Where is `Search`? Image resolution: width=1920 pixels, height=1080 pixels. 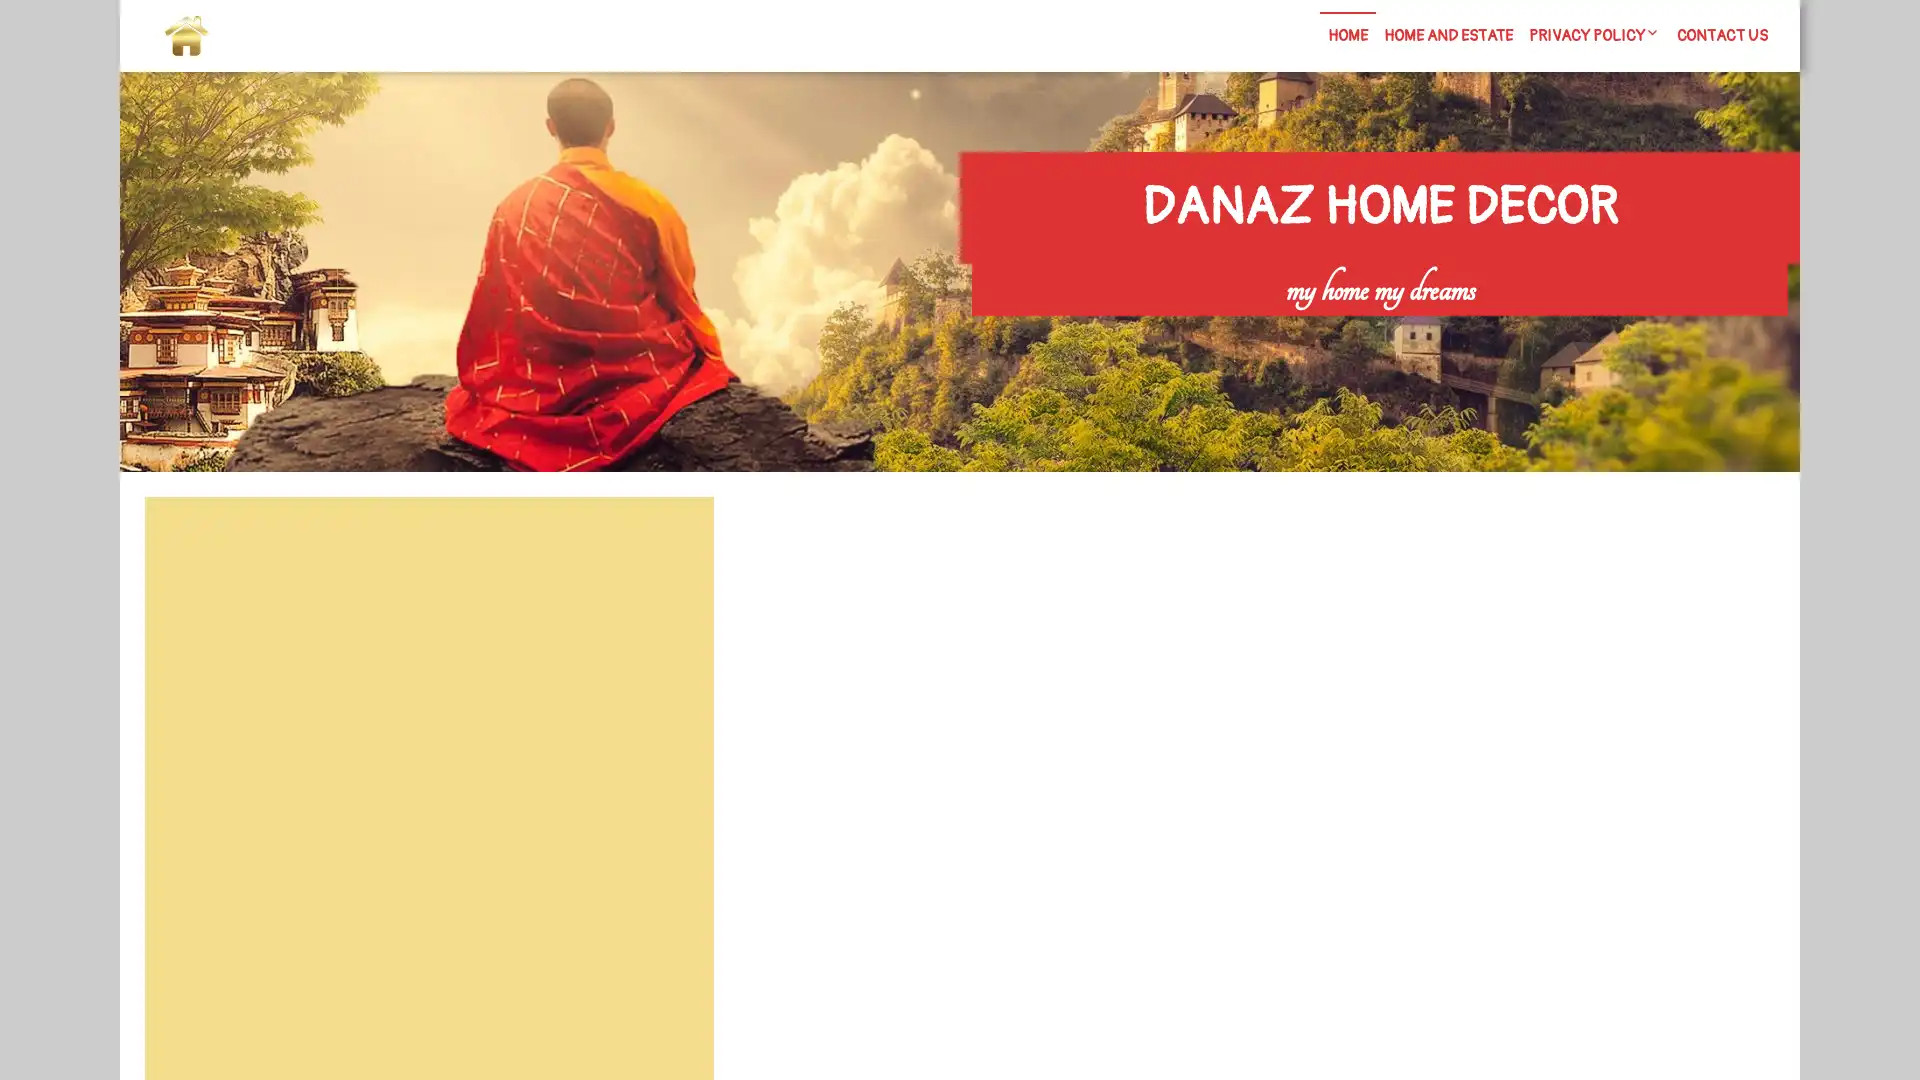 Search is located at coordinates (1557, 327).